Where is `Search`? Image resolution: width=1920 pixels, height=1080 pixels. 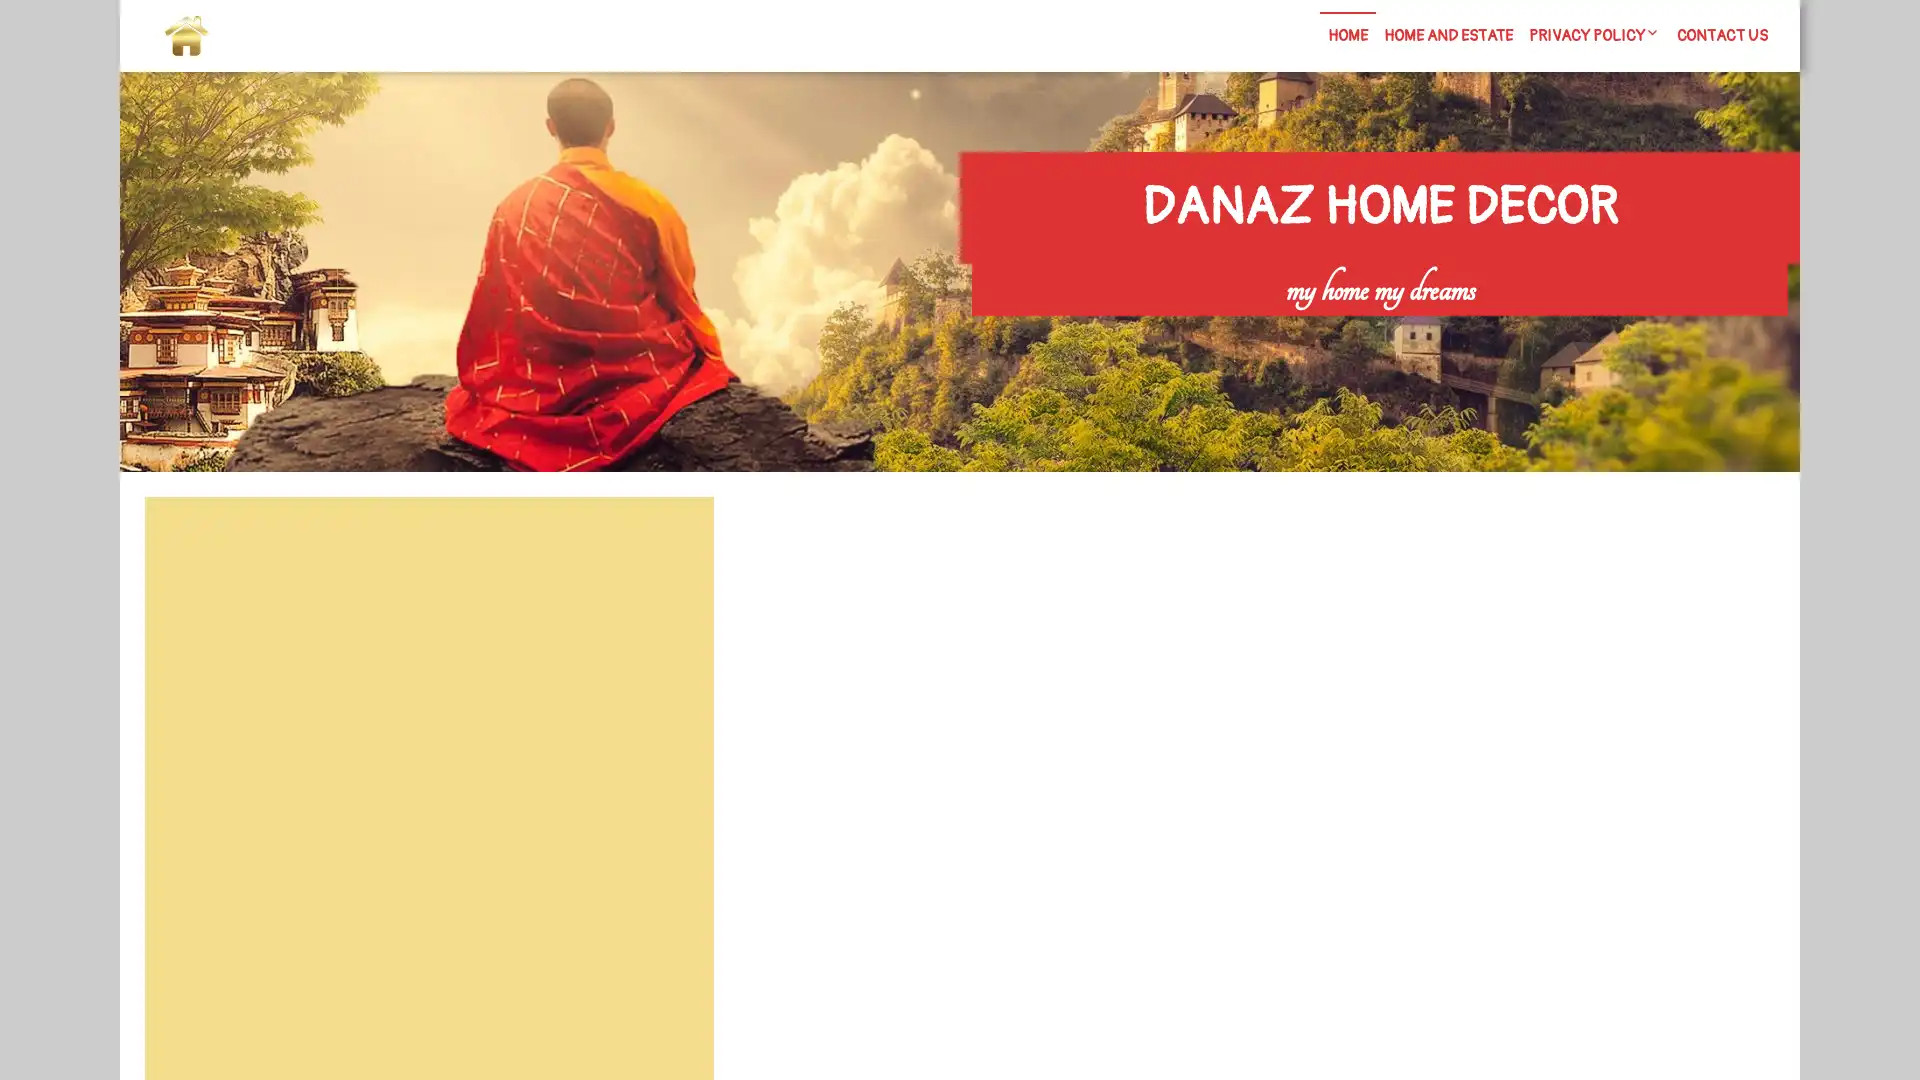 Search is located at coordinates (1557, 327).